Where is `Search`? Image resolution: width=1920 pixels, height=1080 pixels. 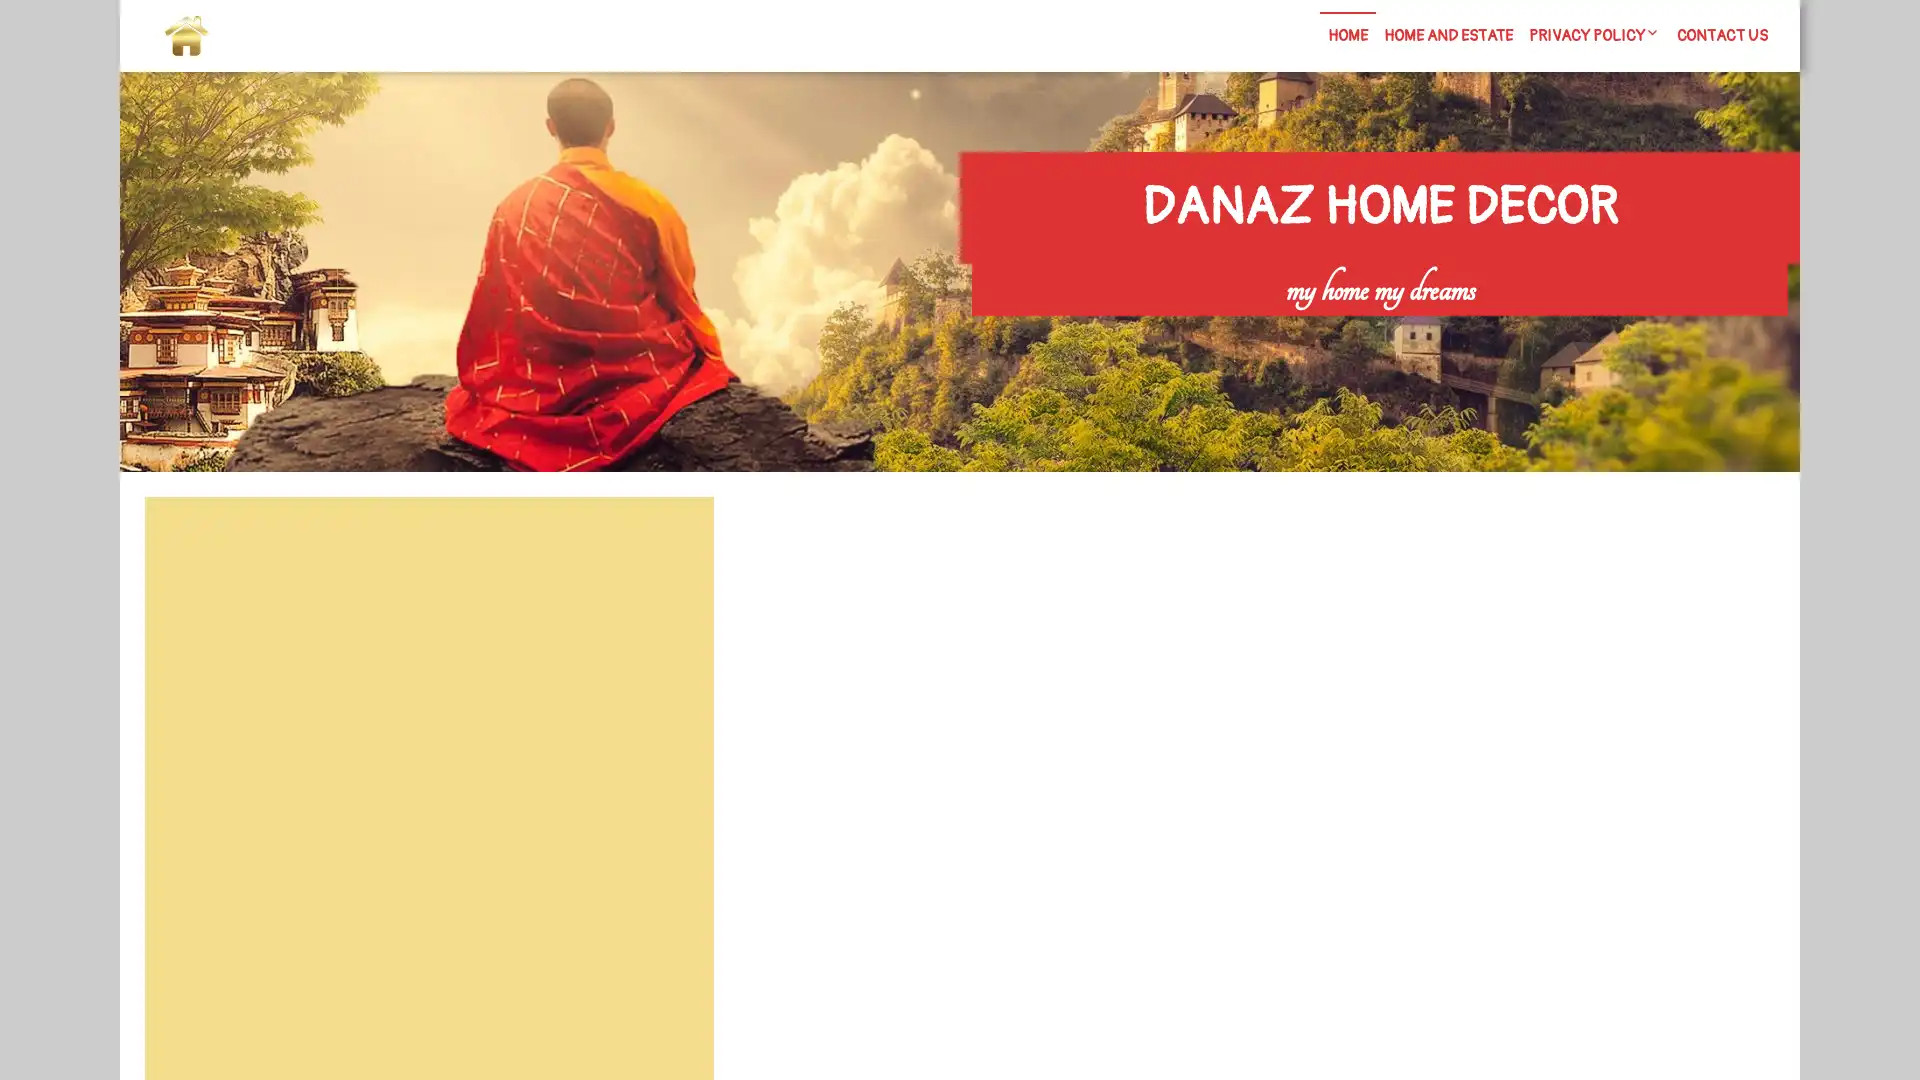 Search is located at coordinates (1557, 327).